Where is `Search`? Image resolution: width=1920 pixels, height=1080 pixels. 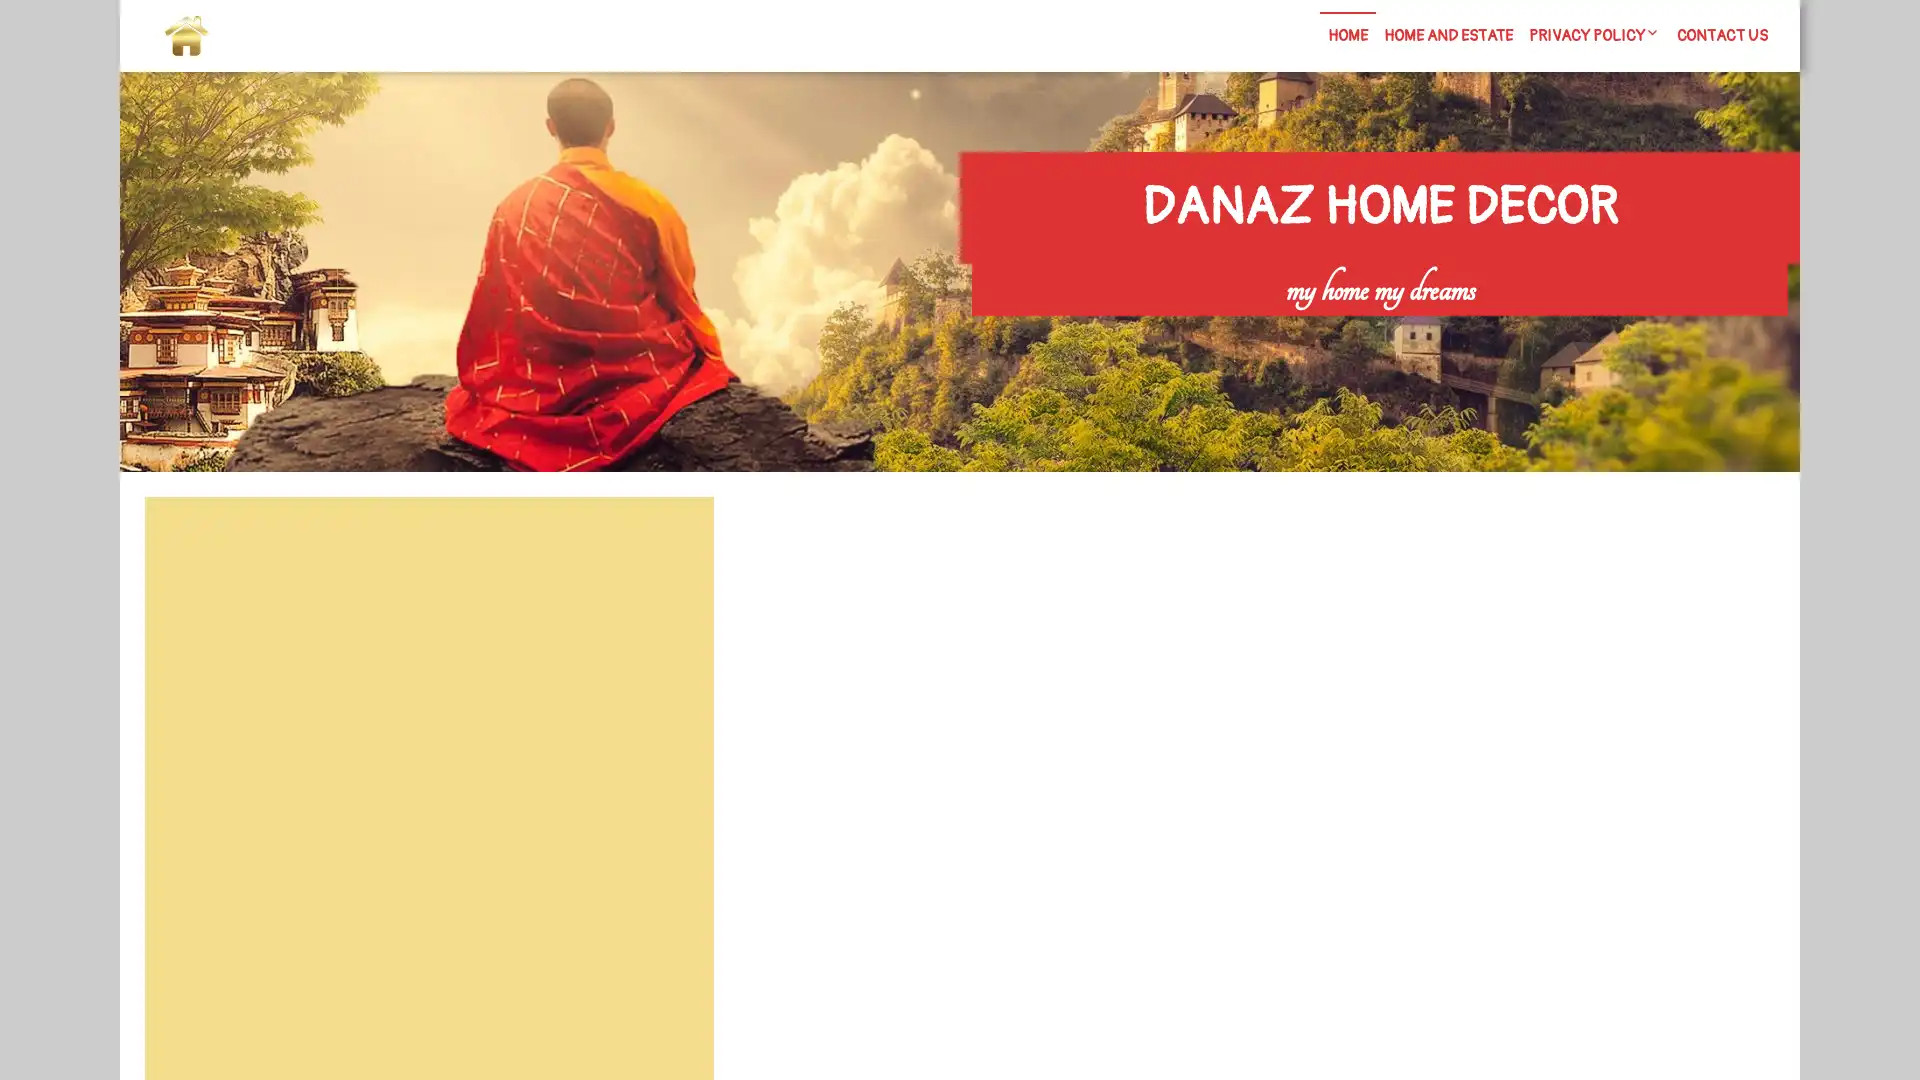 Search is located at coordinates (1557, 327).